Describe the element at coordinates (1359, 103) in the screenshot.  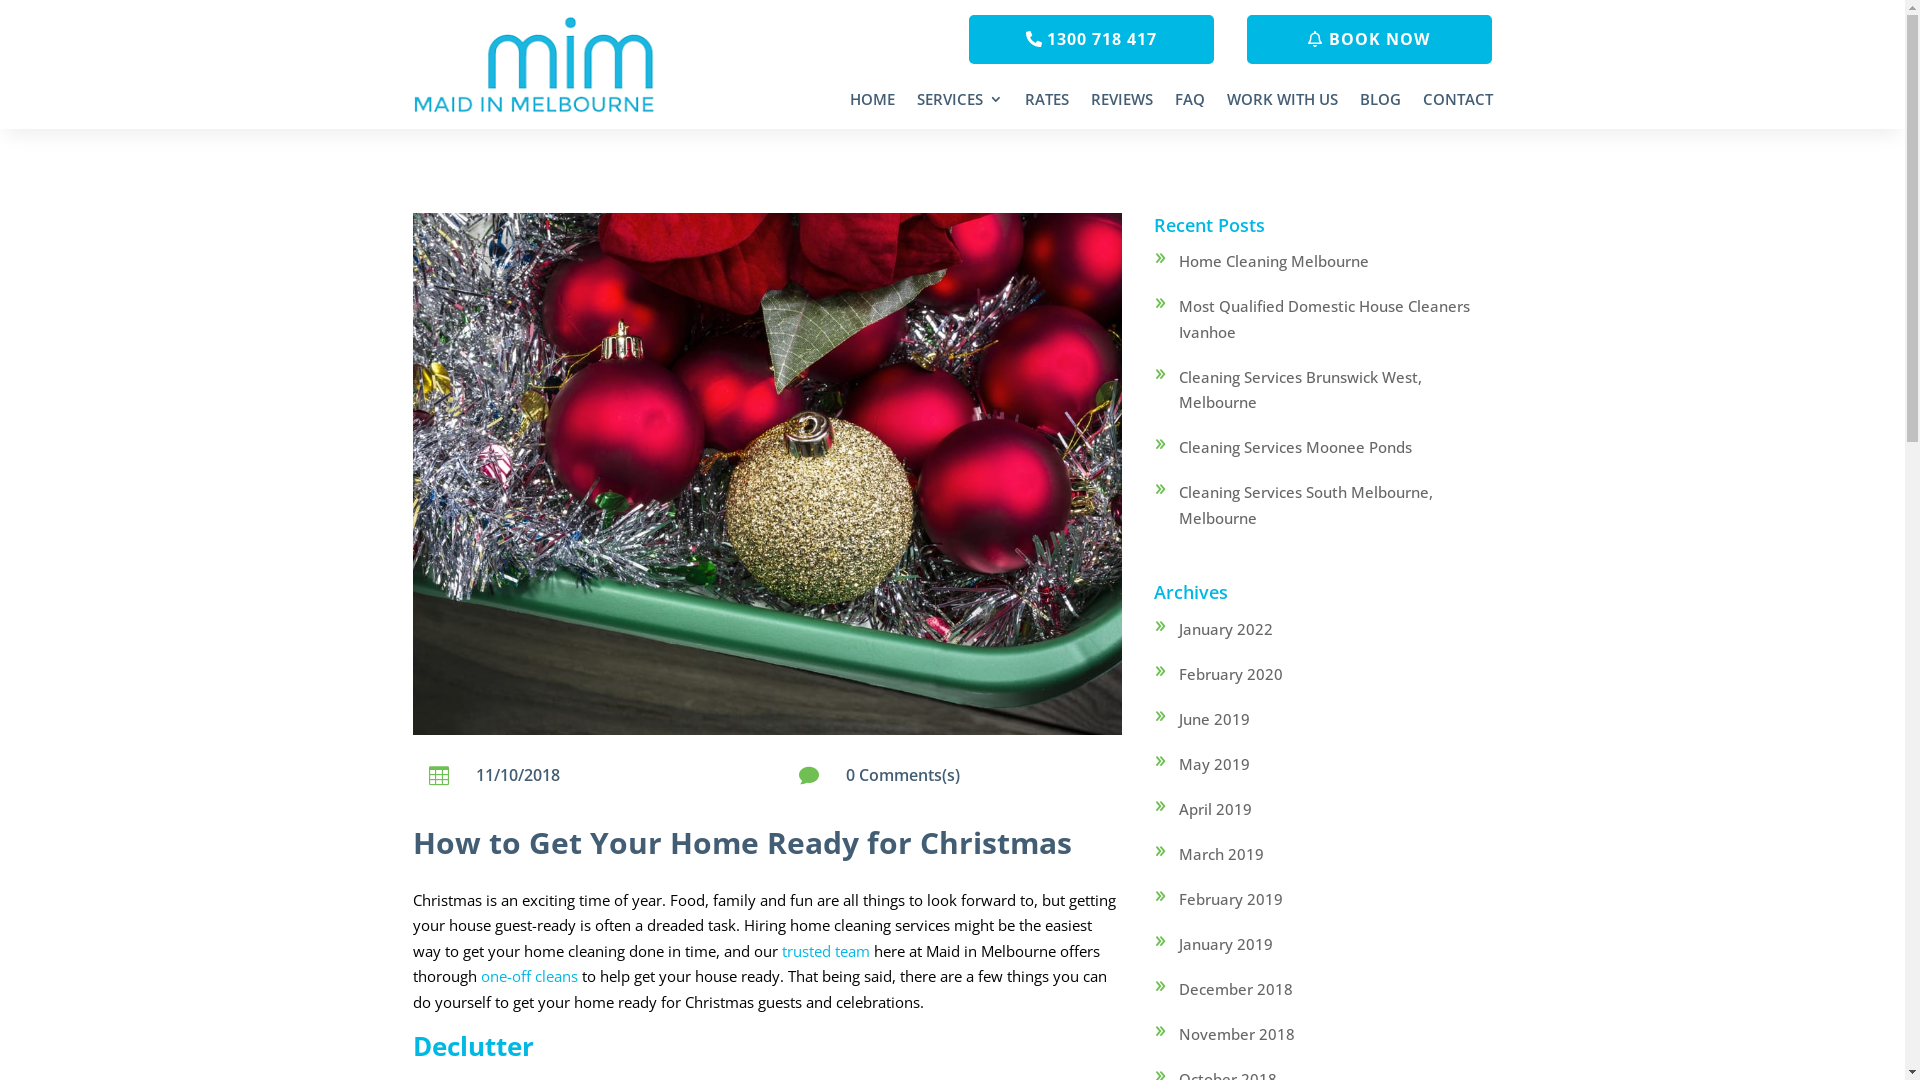
I see `'BLOG'` at that location.